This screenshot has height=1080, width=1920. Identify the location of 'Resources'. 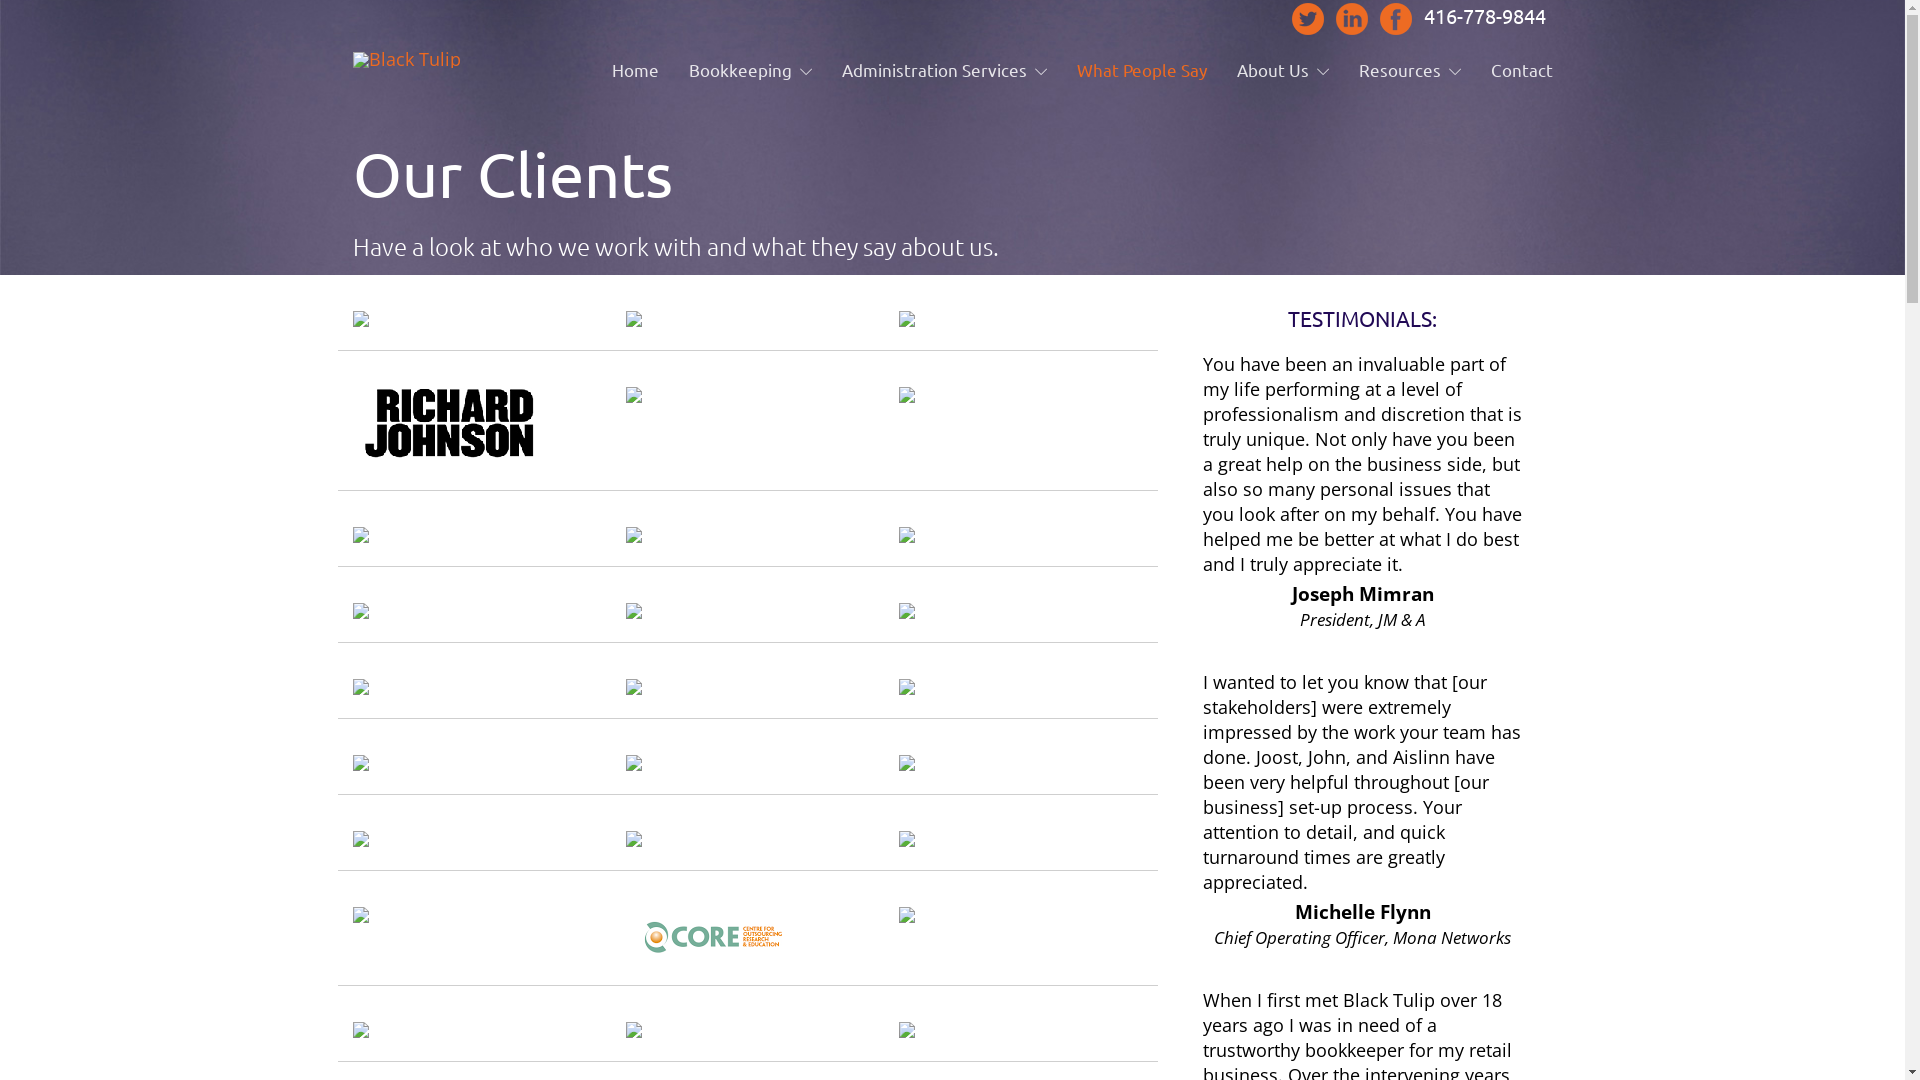
(1408, 68).